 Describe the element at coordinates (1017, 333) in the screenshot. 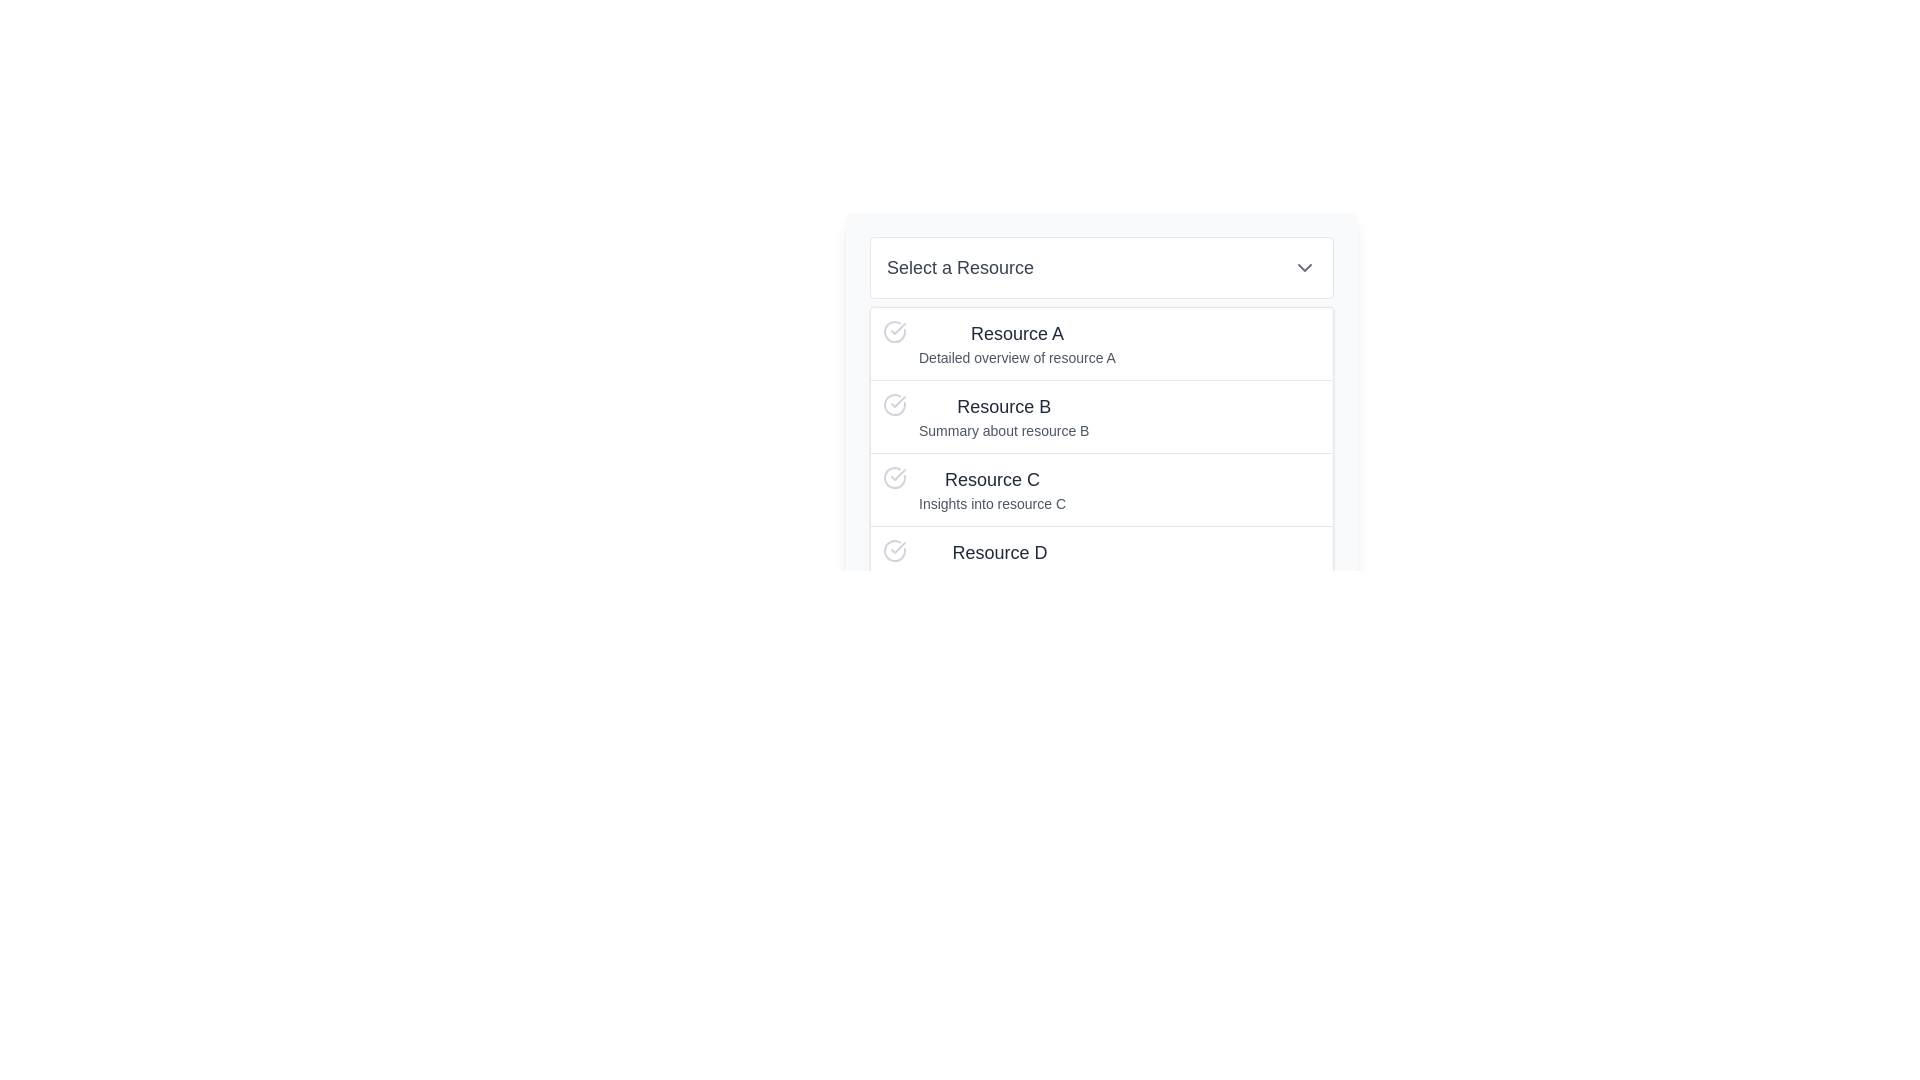

I see `the text label 'Resource A' which is prominently styled in a larger font size and aligned to the left within a list box` at that location.